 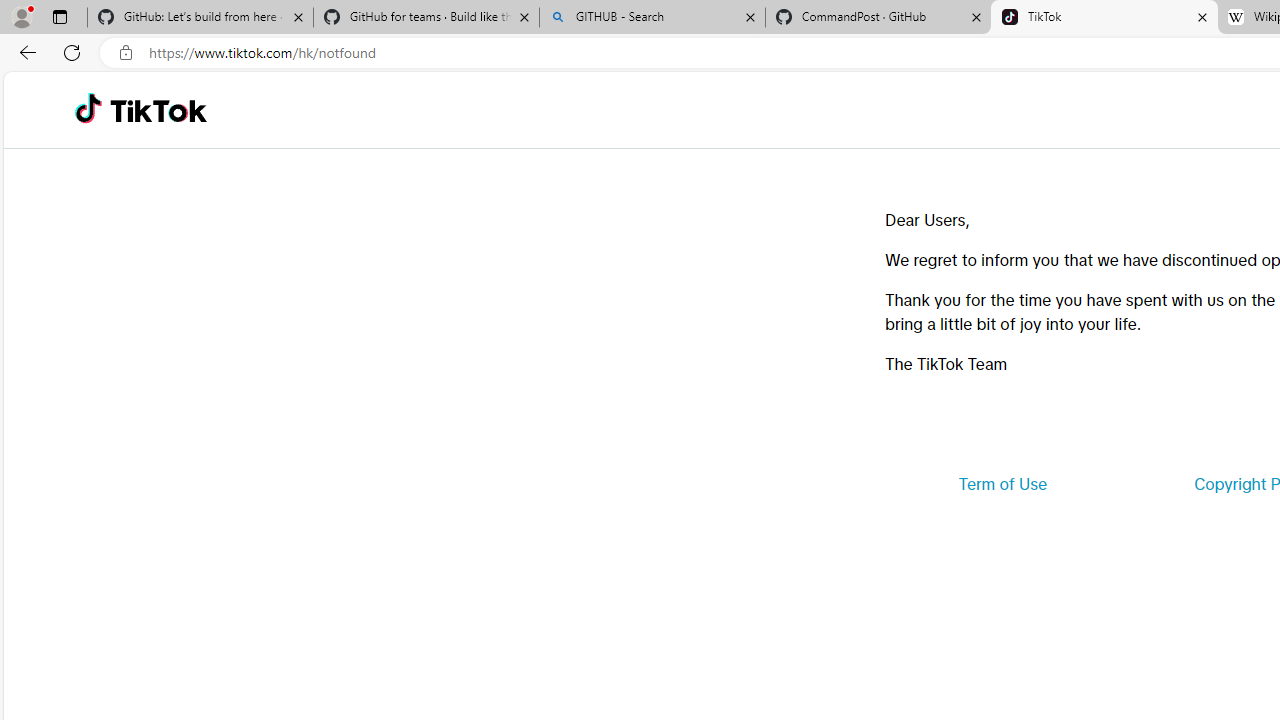 What do you see at coordinates (72, 51) in the screenshot?
I see `'Refresh'` at bounding box center [72, 51].